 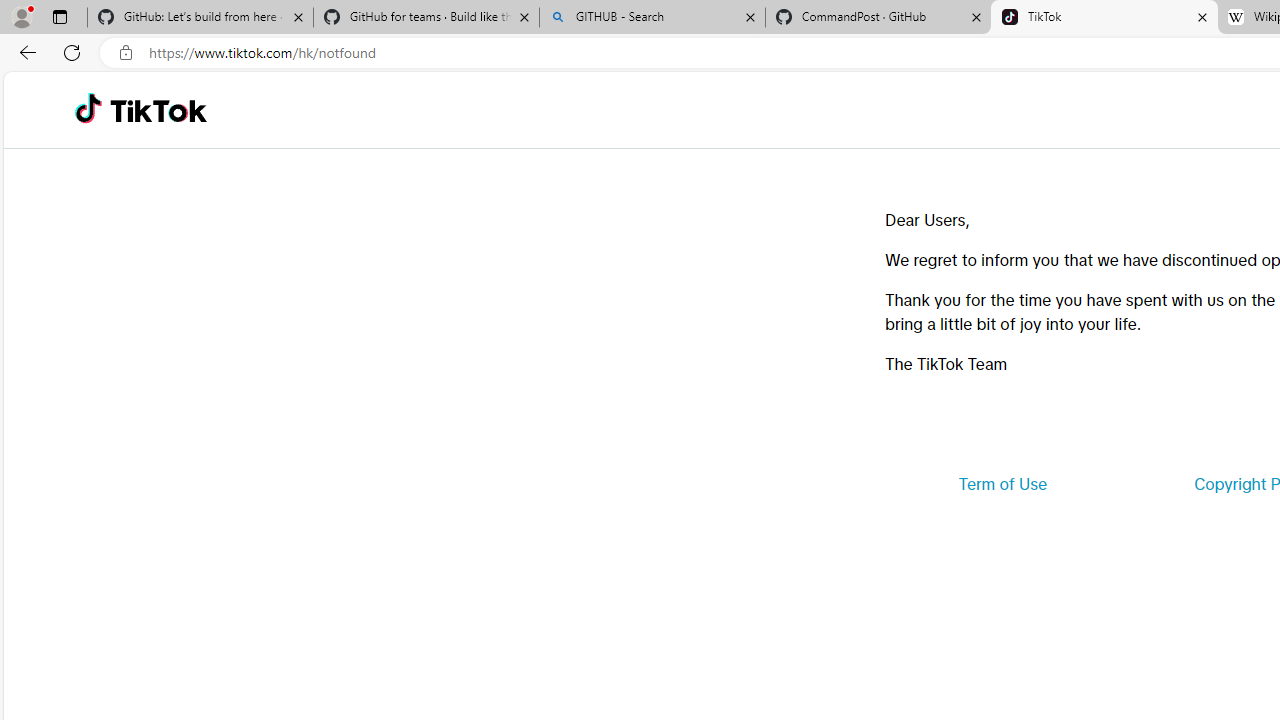 What do you see at coordinates (72, 51) in the screenshot?
I see `'Refresh'` at bounding box center [72, 51].